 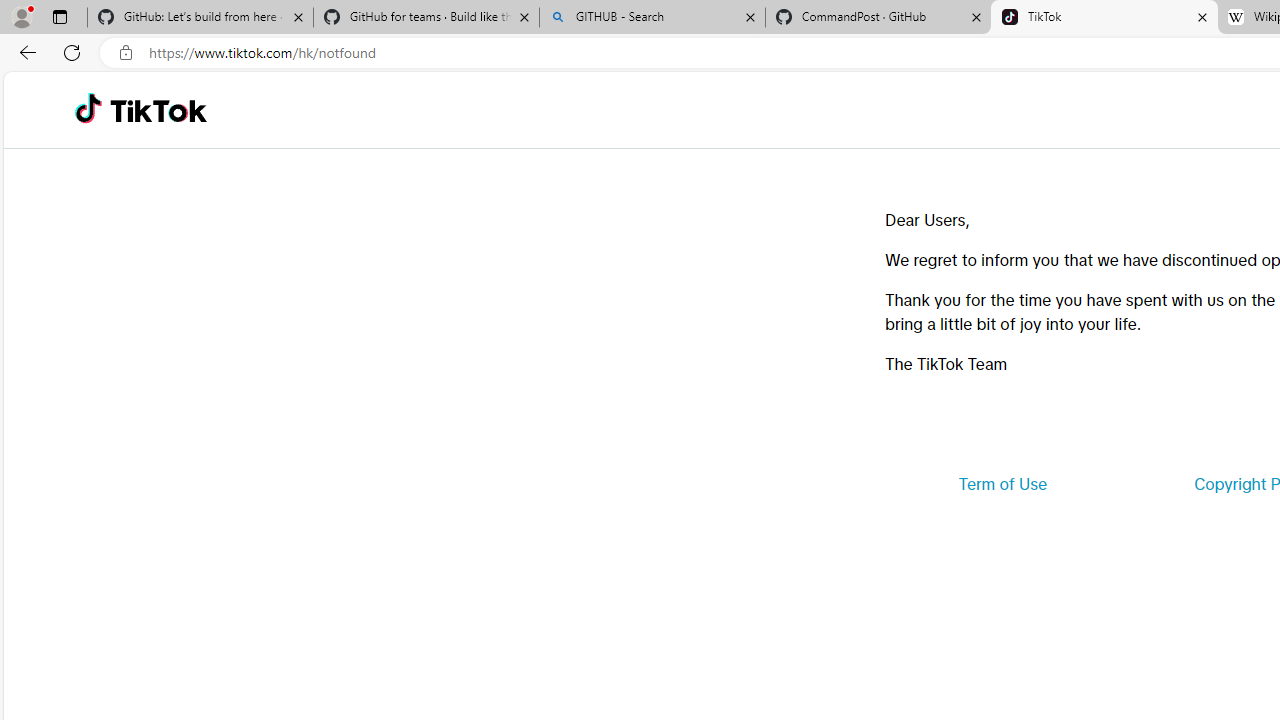 What do you see at coordinates (72, 51) in the screenshot?
I see `'Refresh'` at bounding box center [72, 51].